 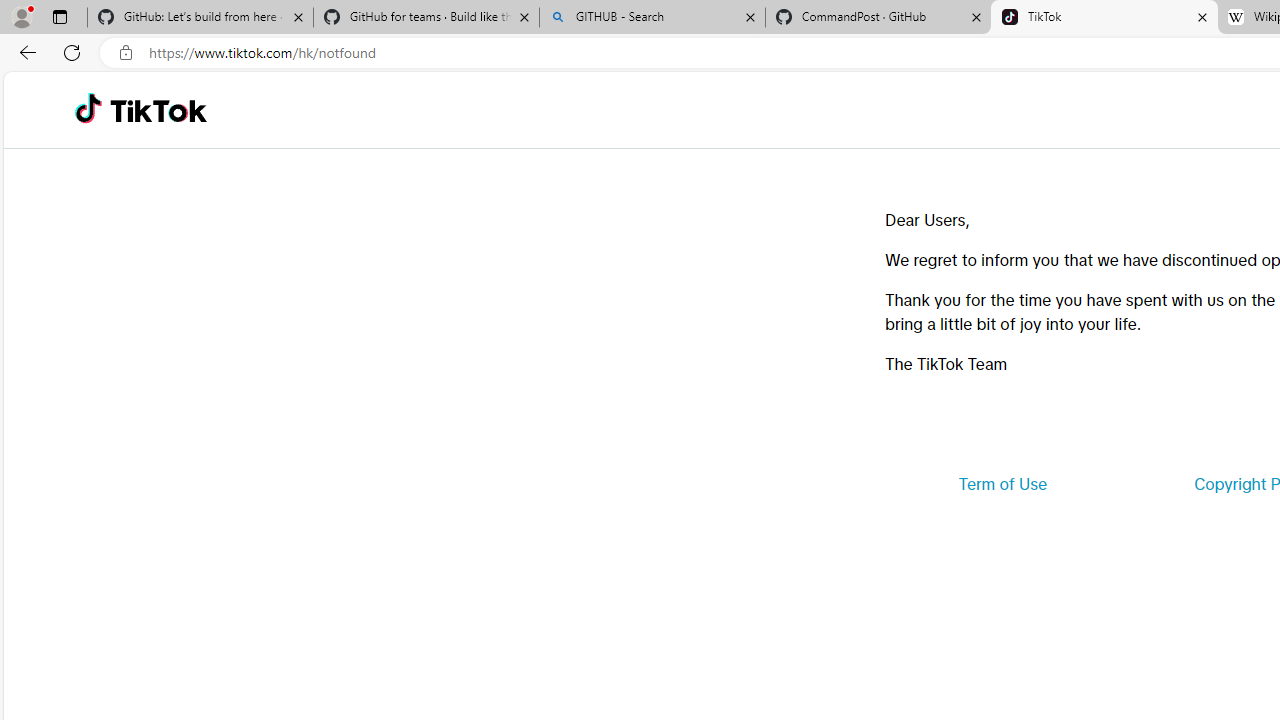 What do you see at coordinates (72, 51) in the screenshot?
I see `'Refresh'` at bounding box center [72, 51].